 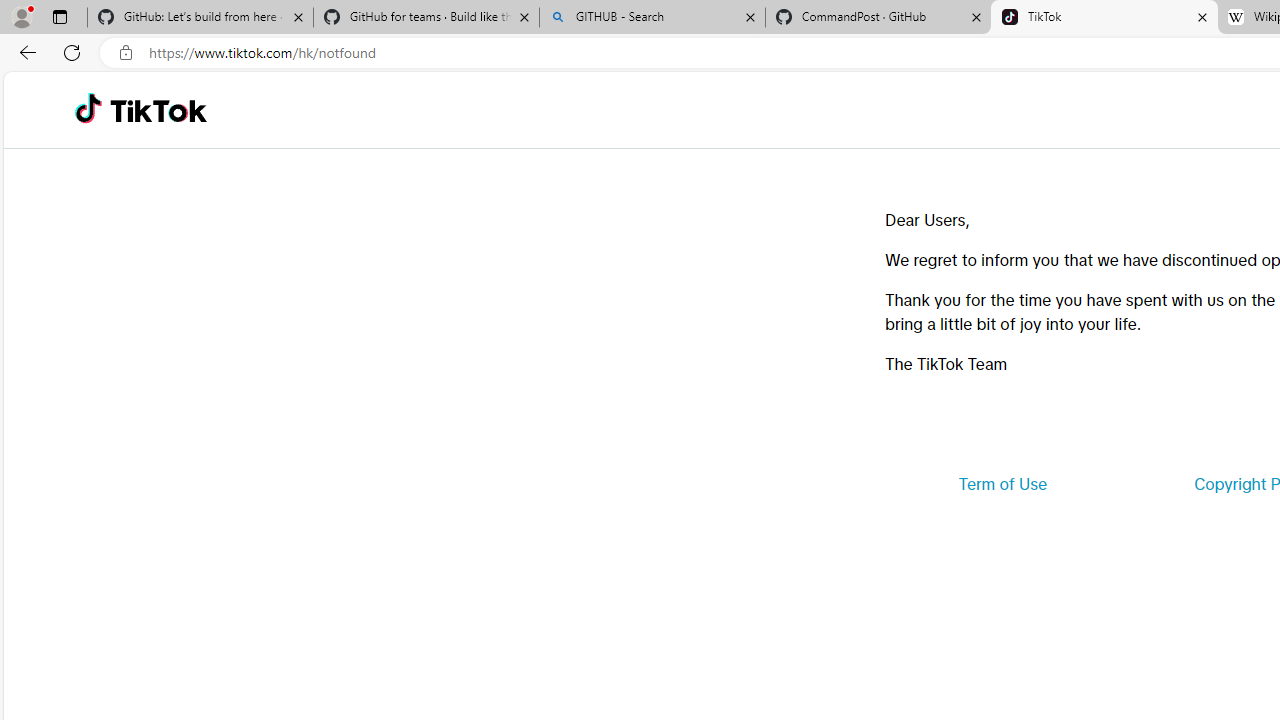 What do you see at coordinates (72, 51) in the screenshot?
I see `'Refresh'` at bounding box center [72, 51].